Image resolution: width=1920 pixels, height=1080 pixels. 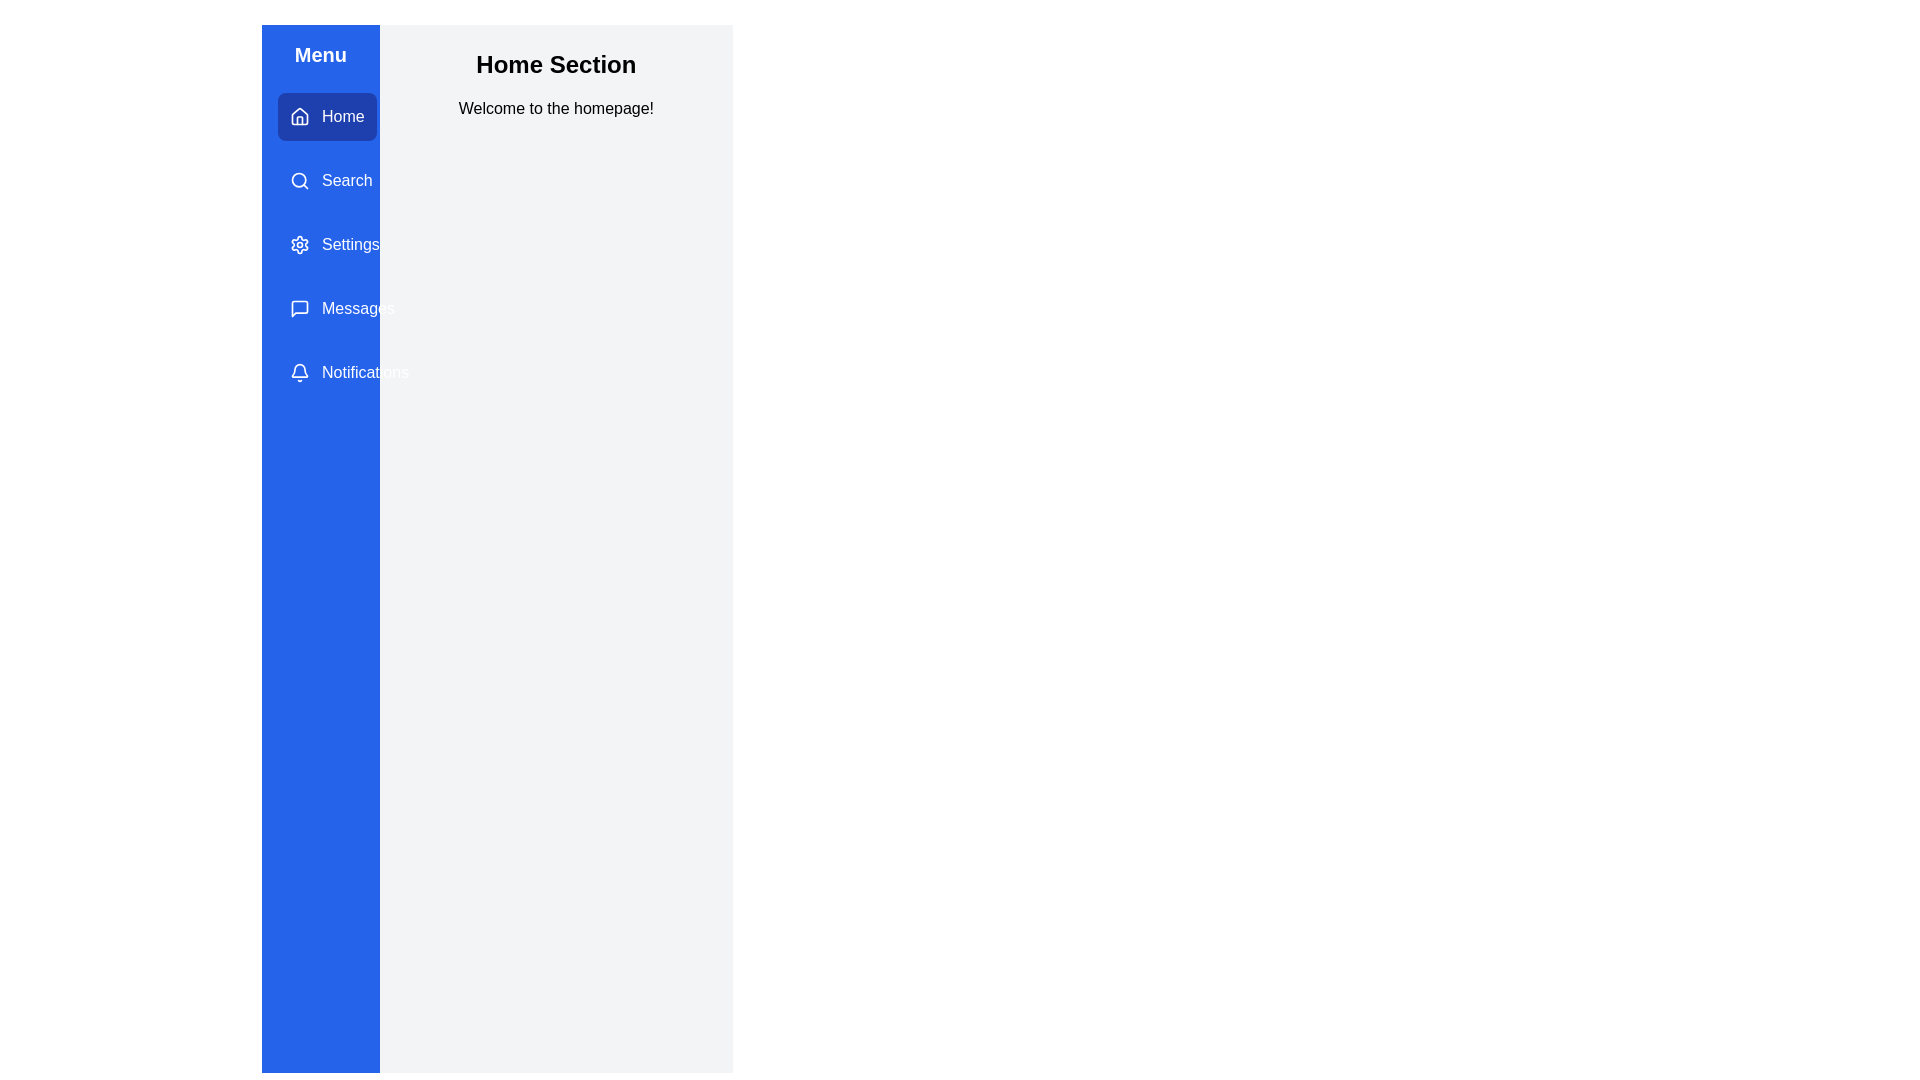 I want to click on the fifth button in the vertical sidebar menu, so click(x=349, y=373).